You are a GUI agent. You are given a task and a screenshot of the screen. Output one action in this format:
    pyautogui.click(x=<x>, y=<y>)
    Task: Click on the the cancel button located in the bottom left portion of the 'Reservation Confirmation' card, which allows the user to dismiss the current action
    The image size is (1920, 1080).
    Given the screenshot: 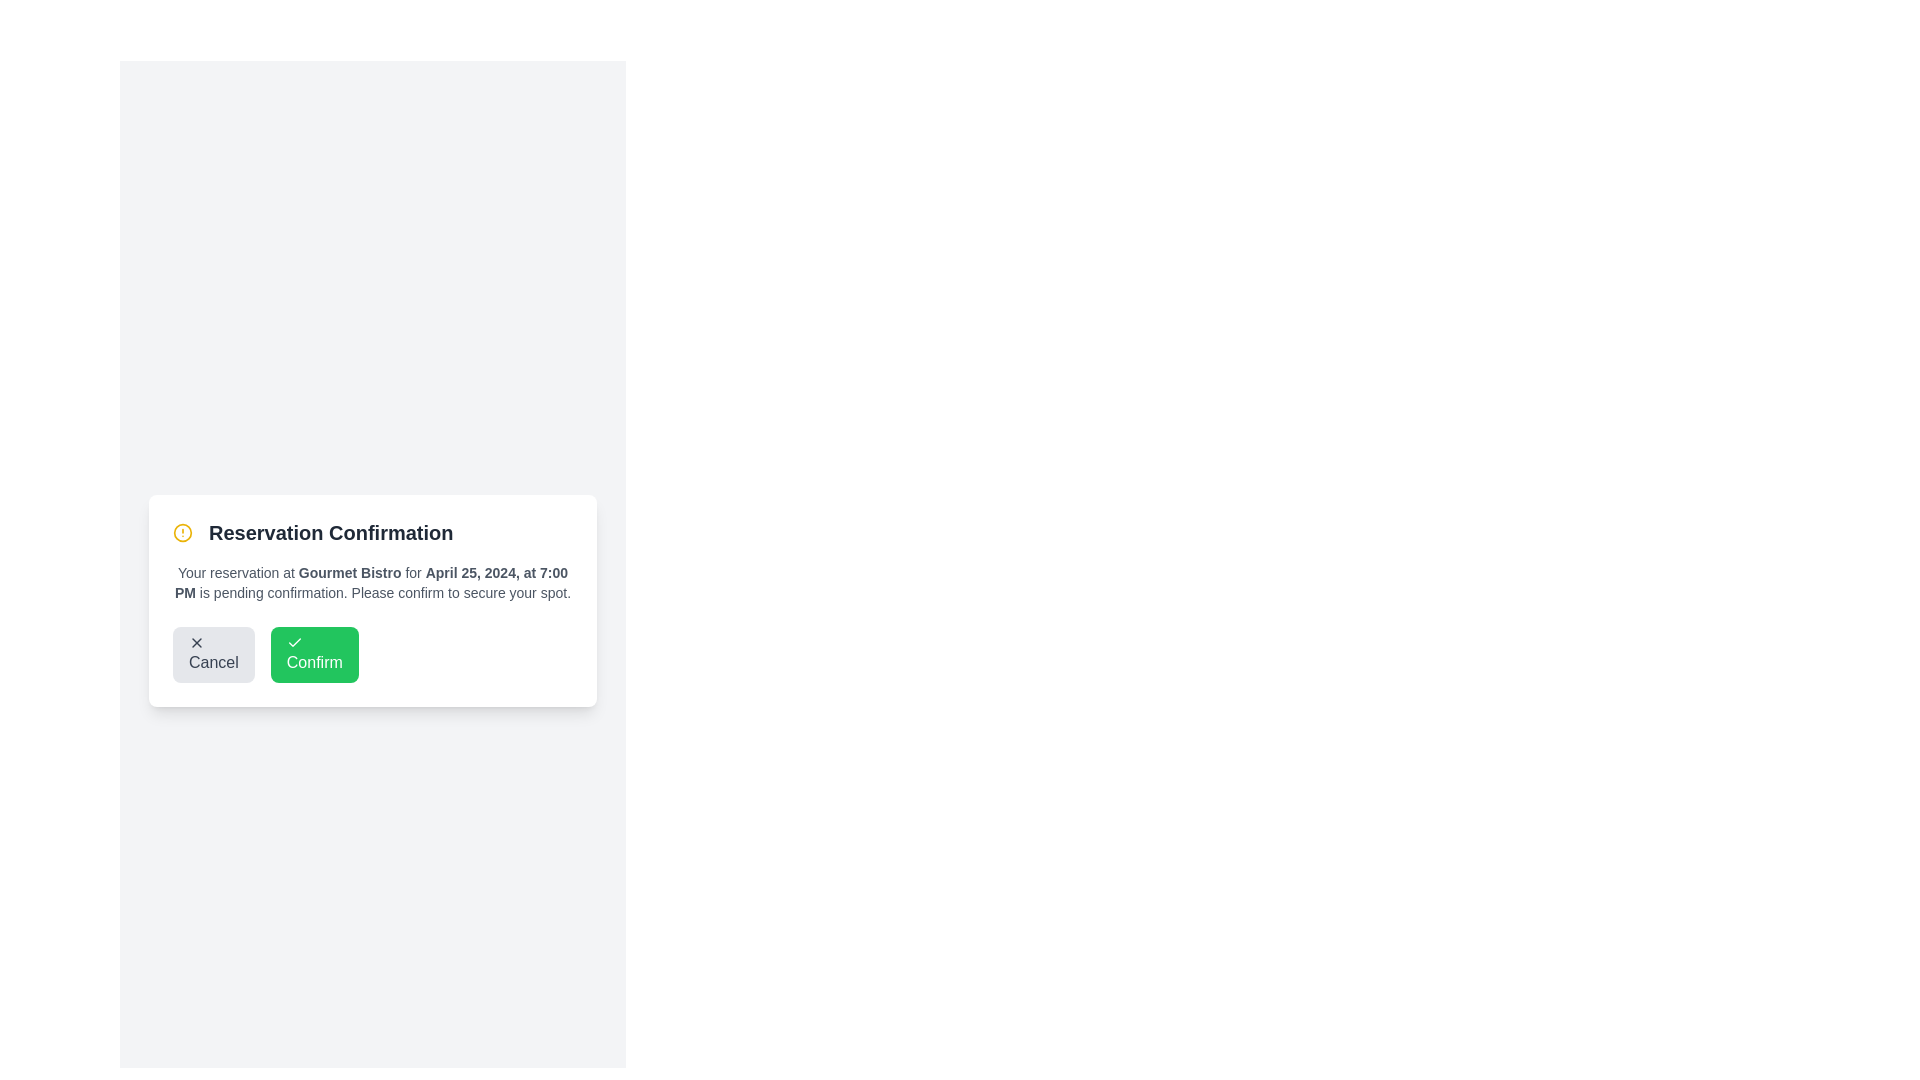 What is the action you would take?
    pyautogui.click(x=213, y=655)
    